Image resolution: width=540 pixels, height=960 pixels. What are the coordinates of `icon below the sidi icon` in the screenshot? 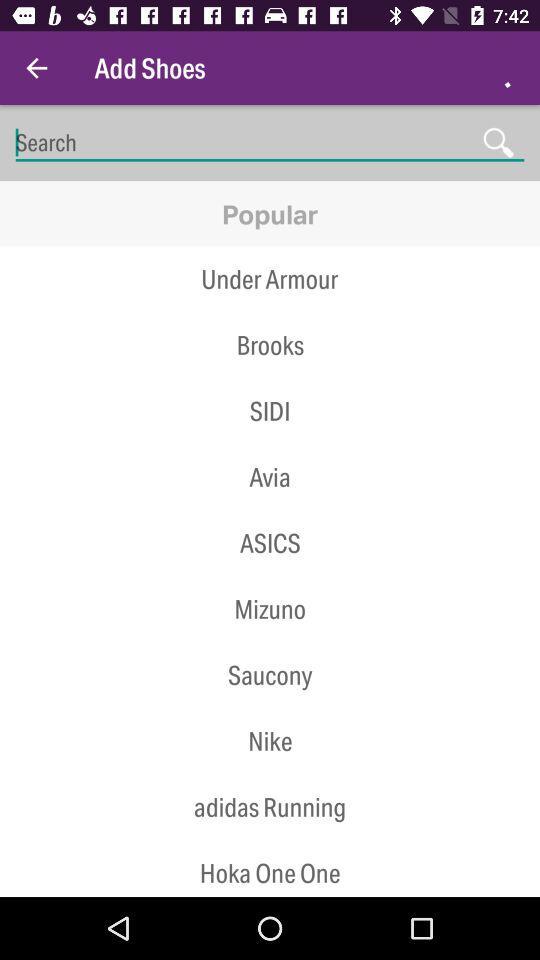 It's located at (270, 477).